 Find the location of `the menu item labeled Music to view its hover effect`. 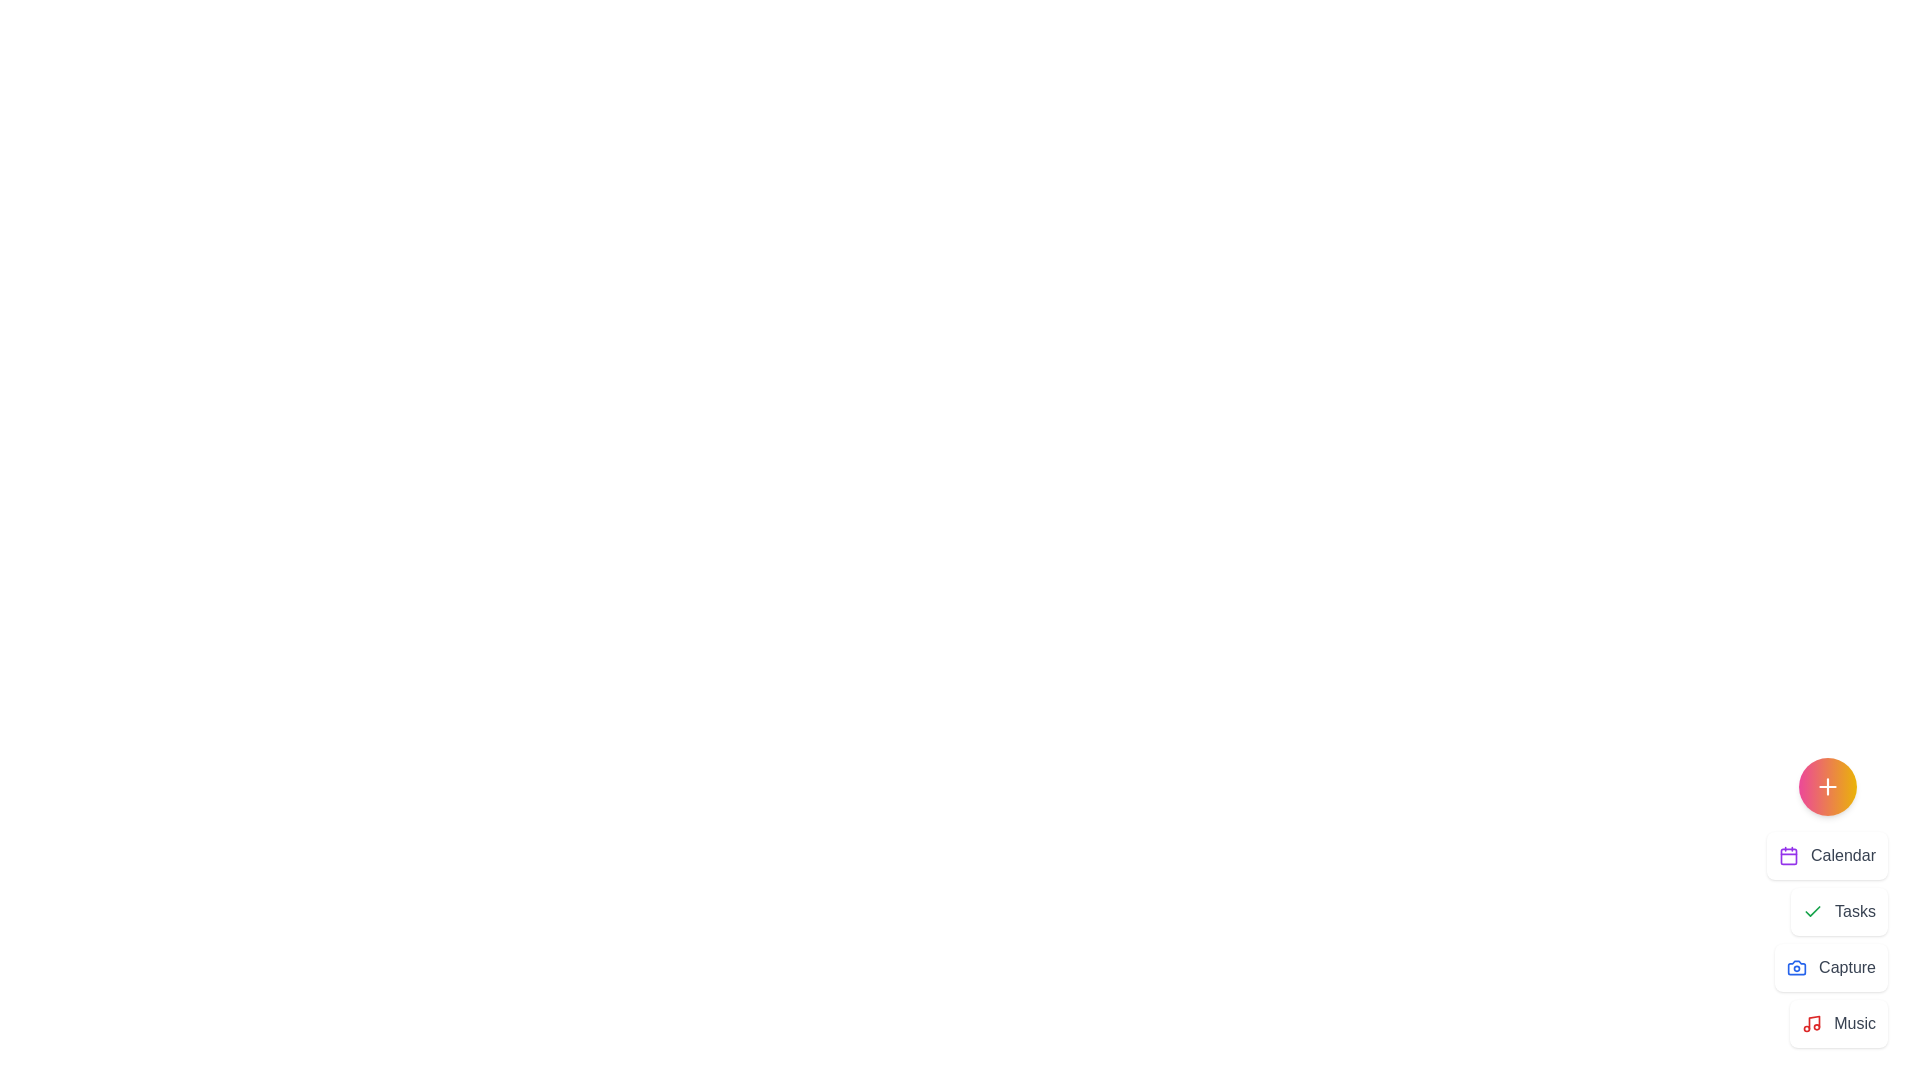

the menu item labeled Music to view its hover effect is located at coordinates (1839, 1023).